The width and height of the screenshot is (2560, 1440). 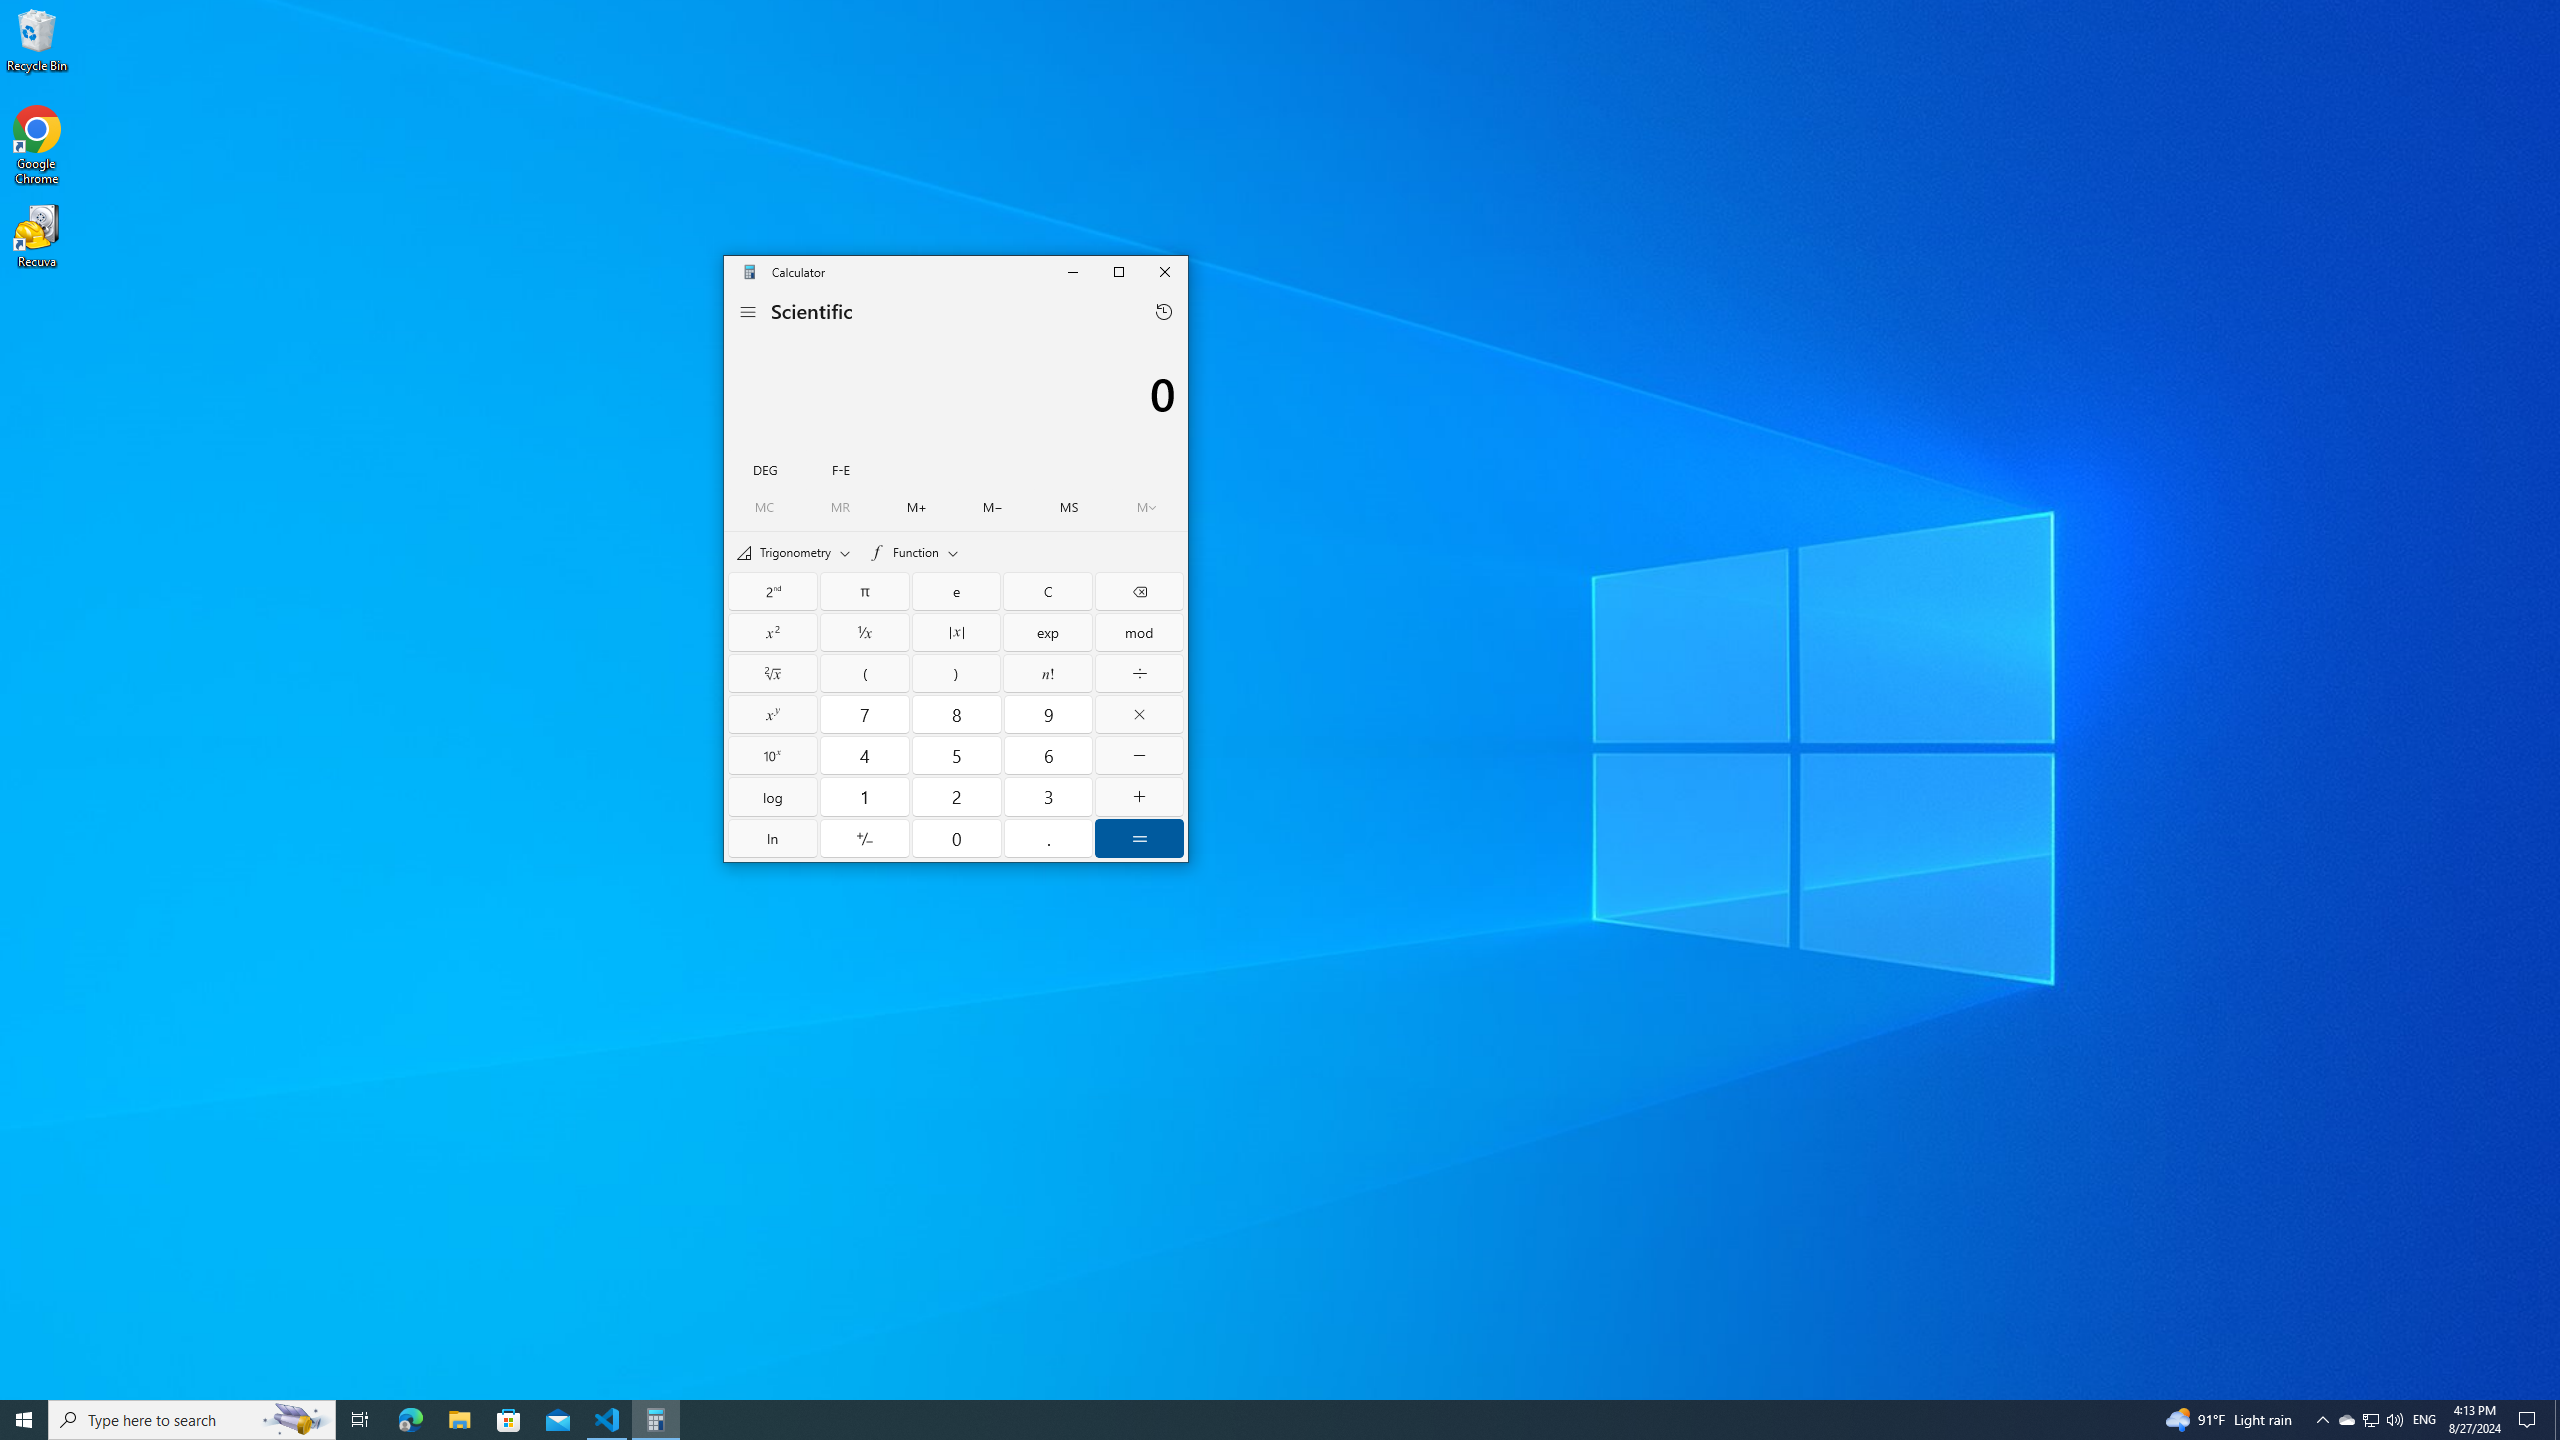 I want to click on 'Six', so click(x=1047, y=754).